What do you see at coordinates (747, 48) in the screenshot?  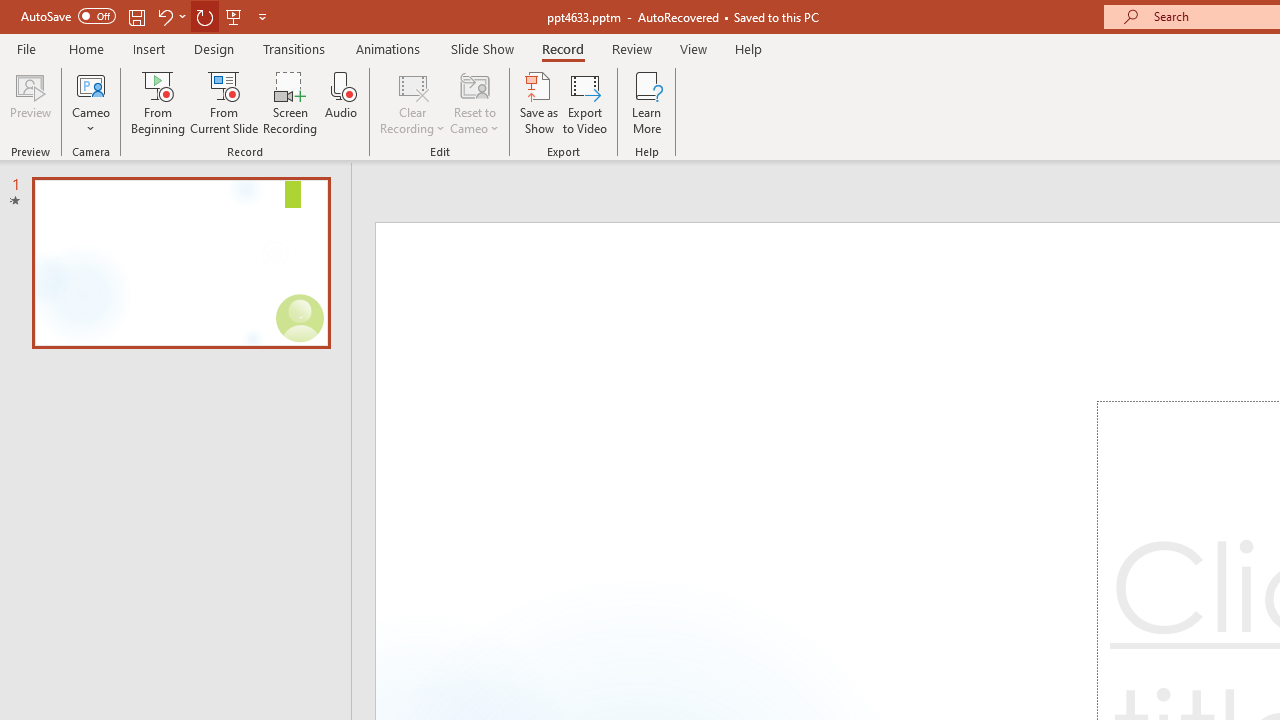 I see `'Help'` at bounding box center [747, 48].